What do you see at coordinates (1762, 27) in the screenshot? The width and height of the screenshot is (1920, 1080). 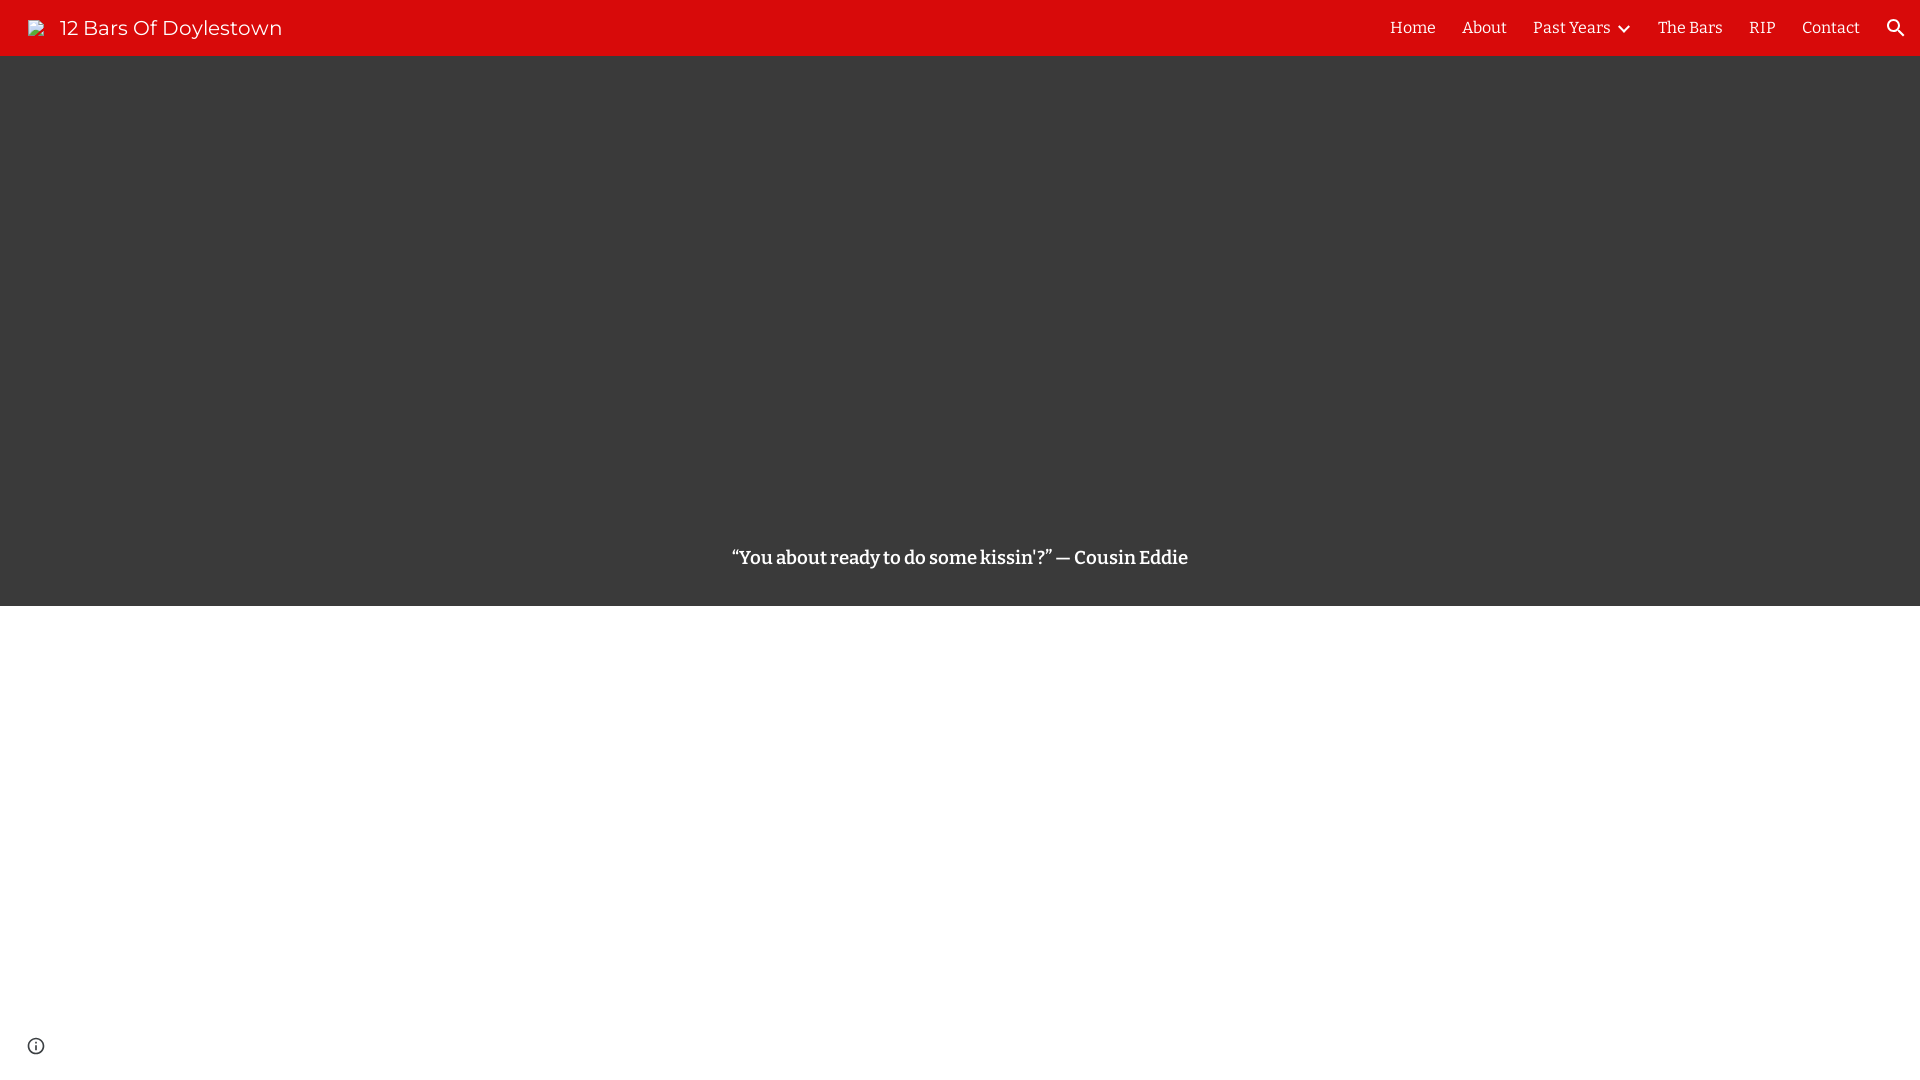 I see `'RIP'` at bounding box center [1762, 27].